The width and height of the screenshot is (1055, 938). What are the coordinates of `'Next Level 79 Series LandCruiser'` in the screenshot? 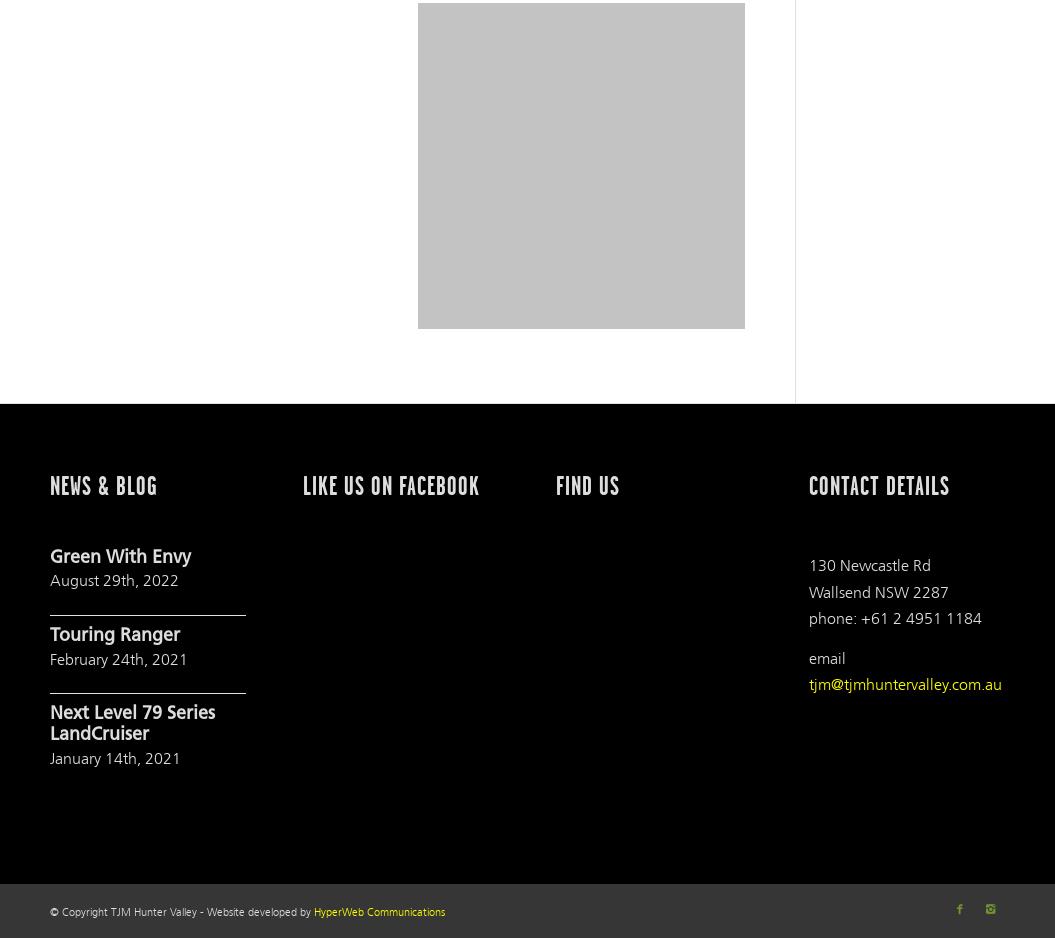 It's located at (132, 723).